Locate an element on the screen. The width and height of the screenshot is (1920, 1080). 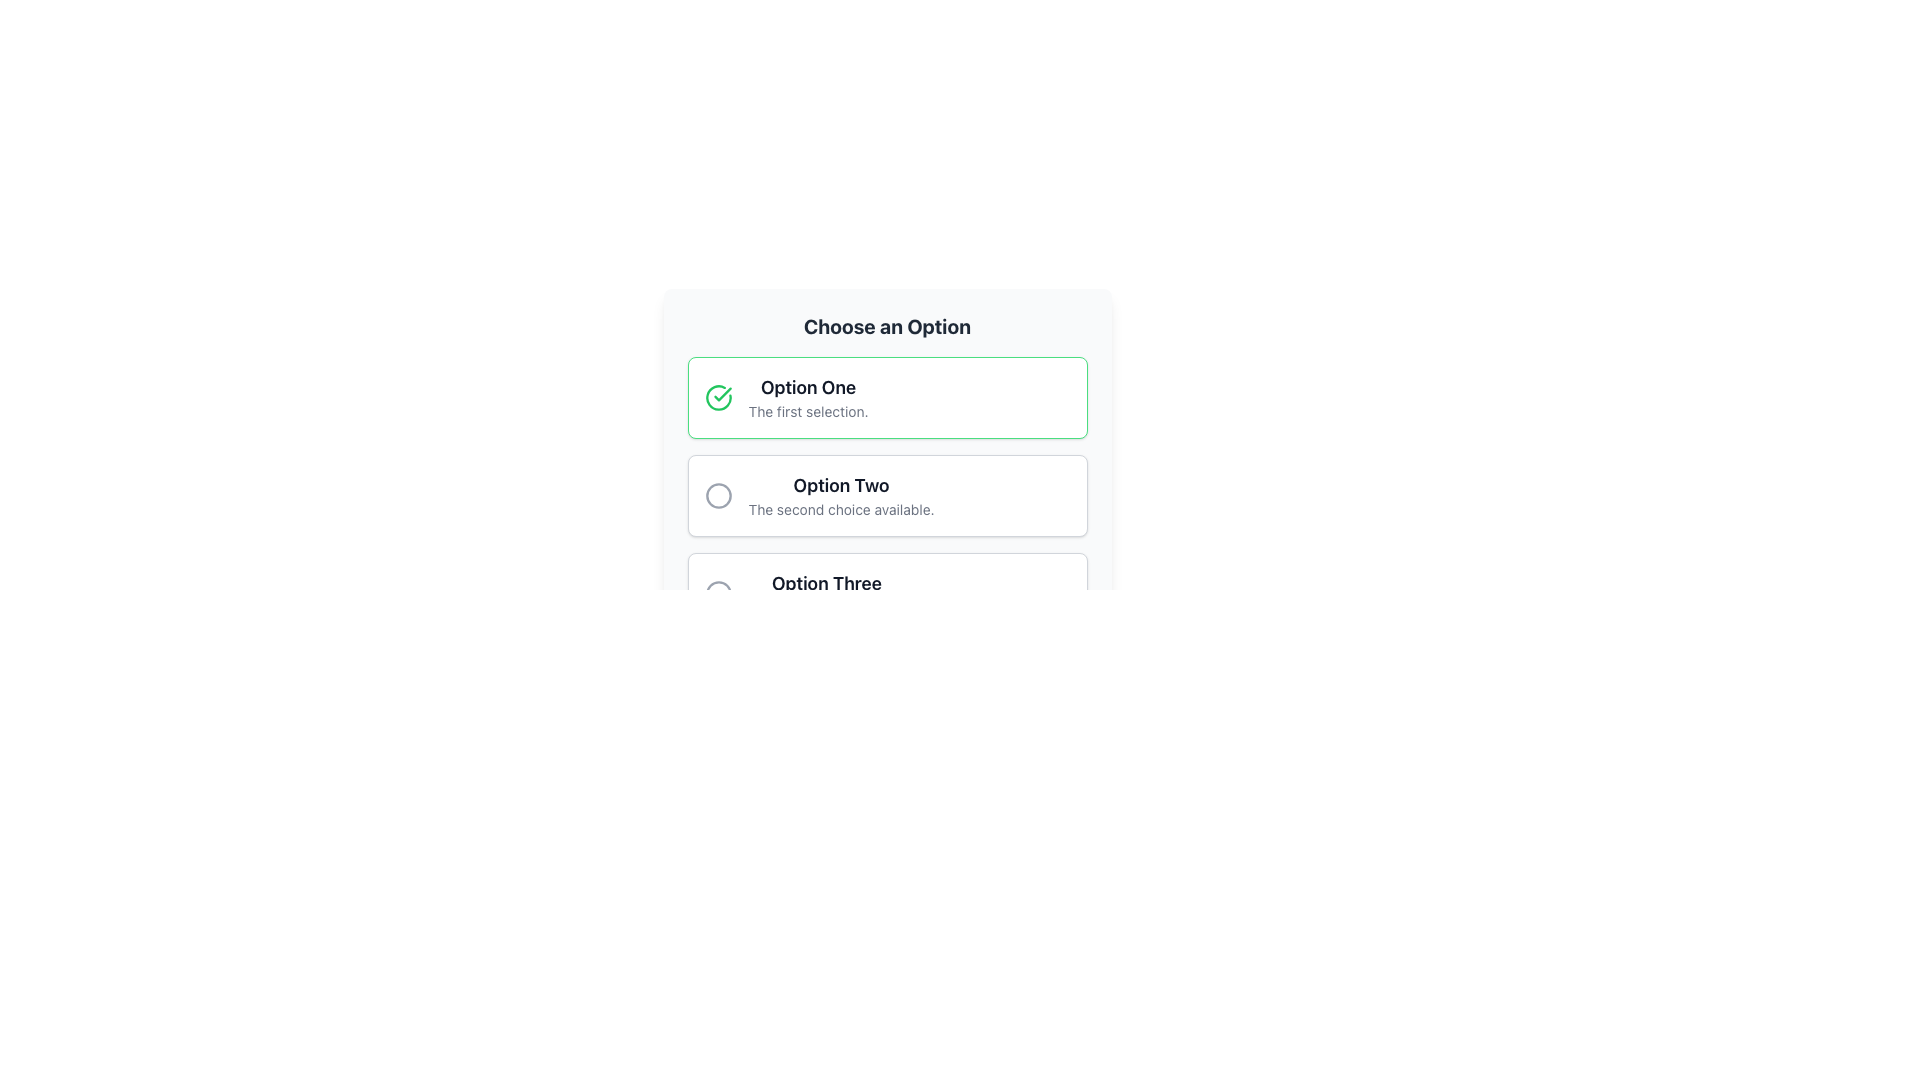
the text element that provides information about the third selectable option in the list is located at coordinates (826, 593).